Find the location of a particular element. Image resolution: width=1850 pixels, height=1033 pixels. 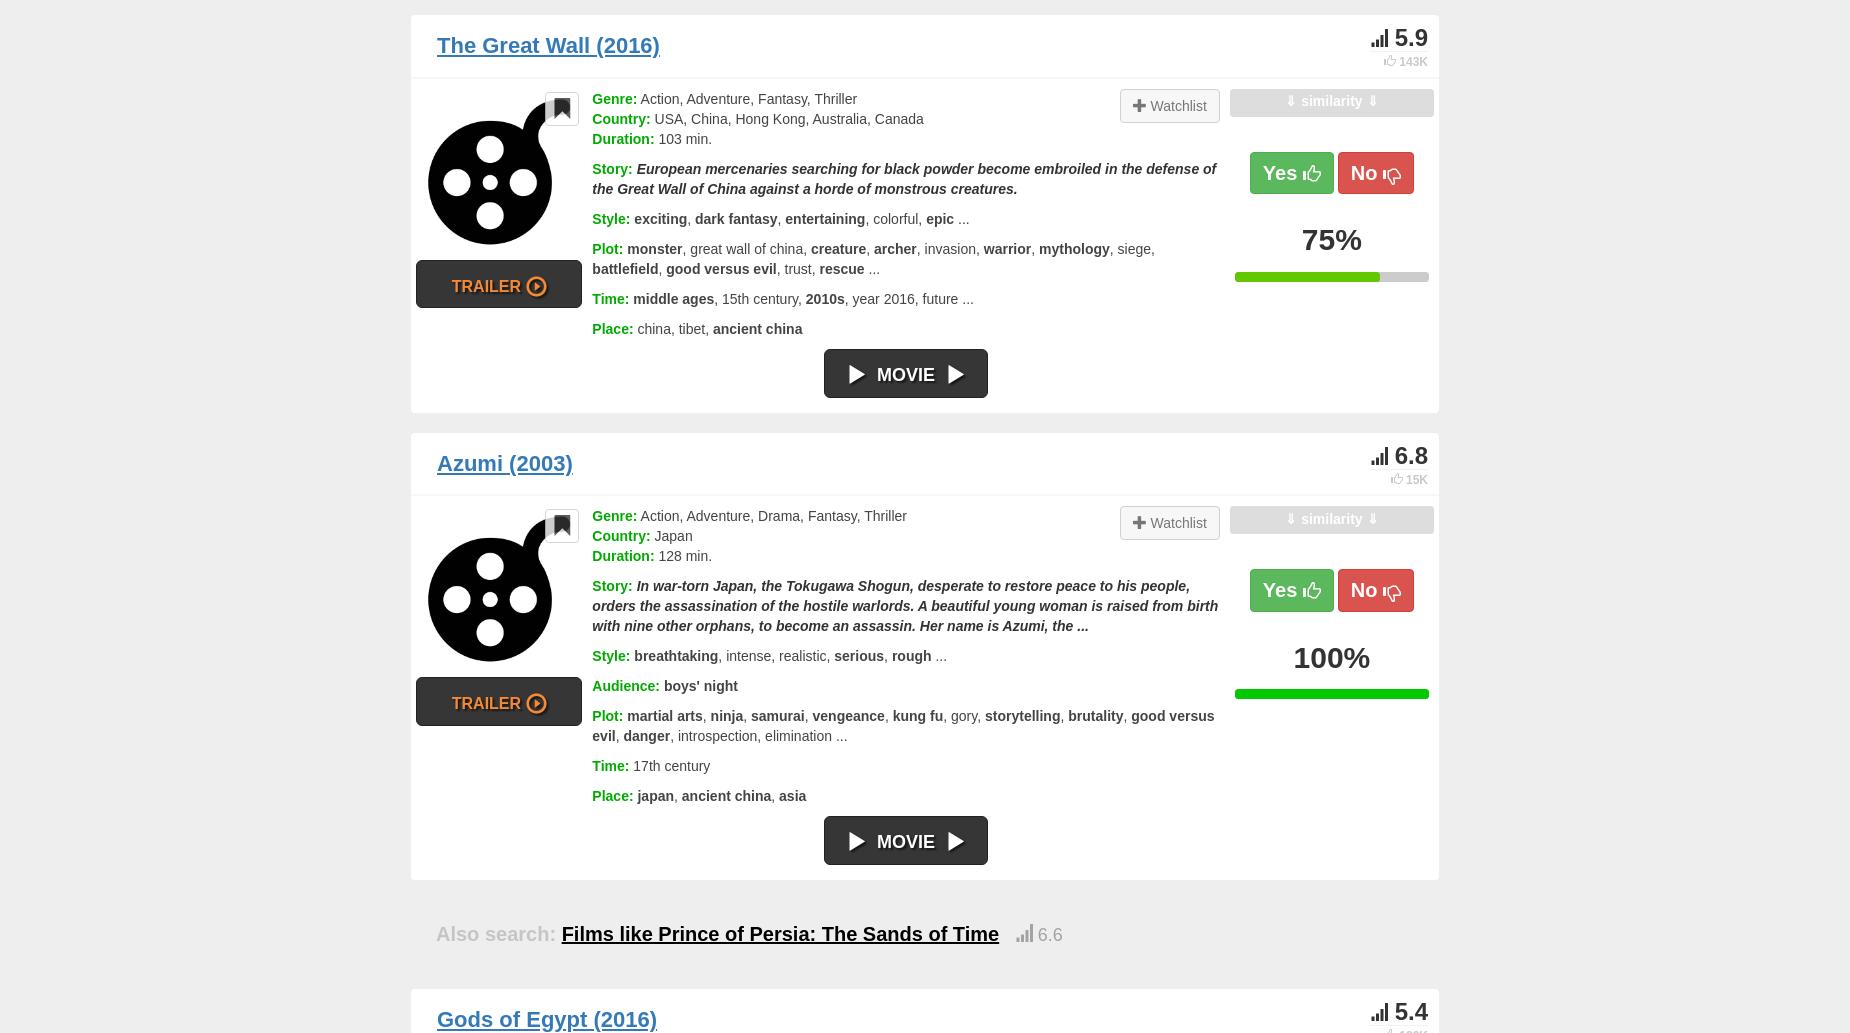

'Also search:' is located at coordinates (495, 933).